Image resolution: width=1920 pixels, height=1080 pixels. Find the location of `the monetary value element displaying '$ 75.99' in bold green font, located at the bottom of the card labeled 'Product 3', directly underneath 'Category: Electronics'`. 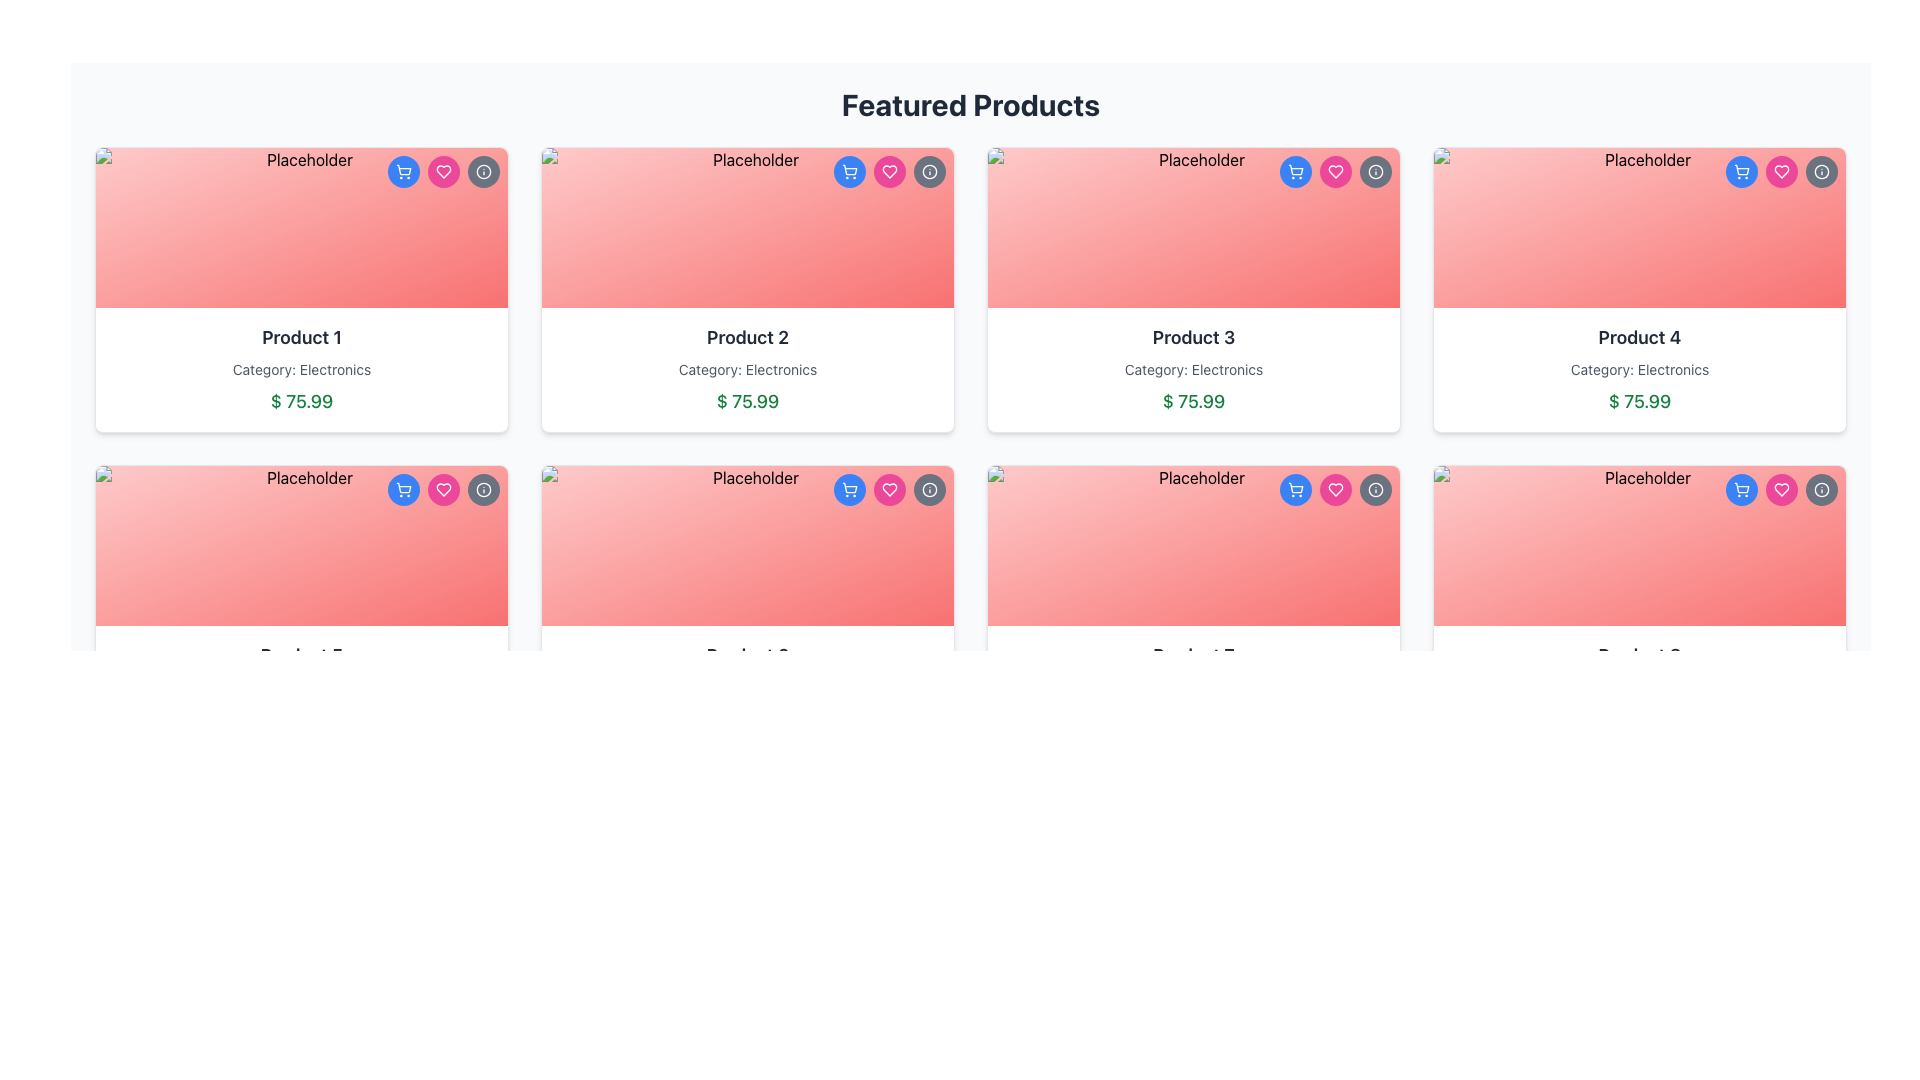

the monetary value element displaying '$ 75.99' in bold green font, located at the bottom of the card labeled 'Product 3', directly underneath 'Category: Electronics' is located at coordinates (1194, 401).